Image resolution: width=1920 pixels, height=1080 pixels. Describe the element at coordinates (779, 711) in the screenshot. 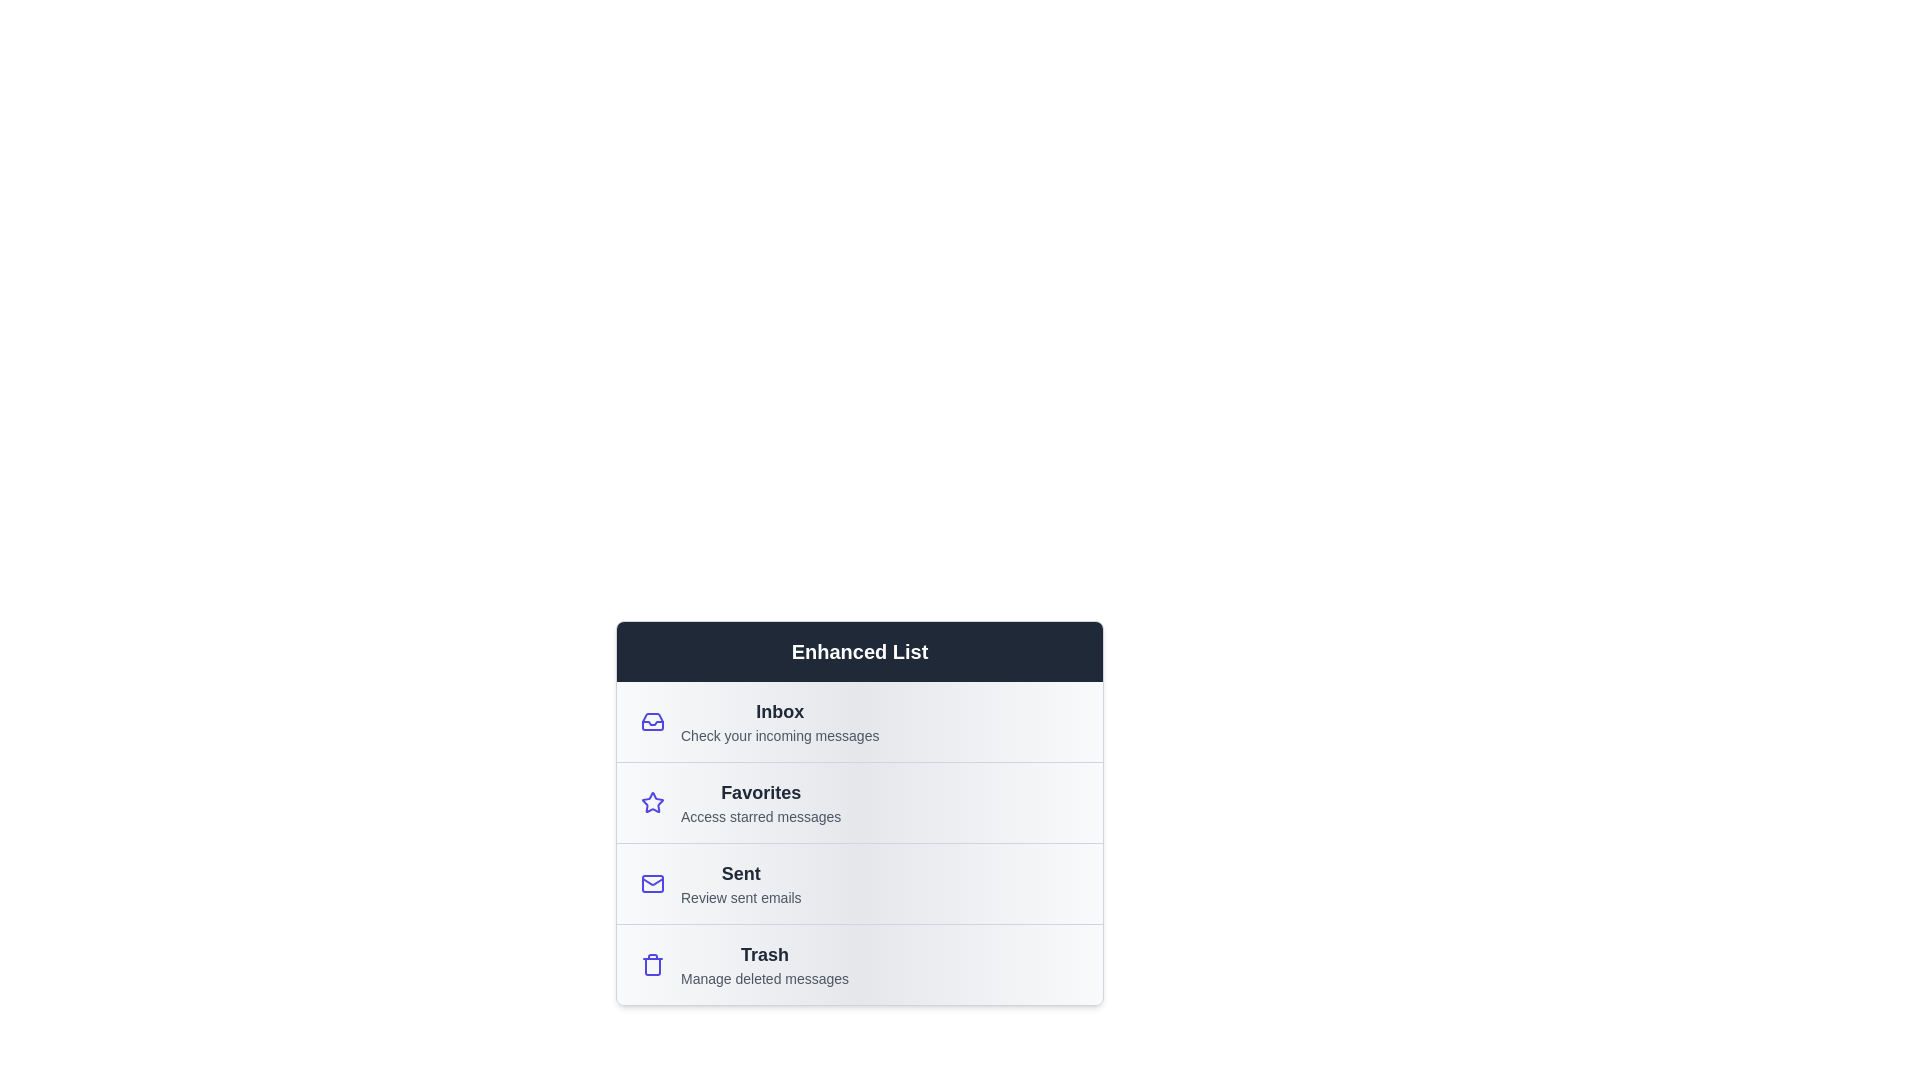

I see `the 'Inbox' text label, which is a bold dark gray label on a white background, located in the first row of the 'Enhanced List' section` at that location.